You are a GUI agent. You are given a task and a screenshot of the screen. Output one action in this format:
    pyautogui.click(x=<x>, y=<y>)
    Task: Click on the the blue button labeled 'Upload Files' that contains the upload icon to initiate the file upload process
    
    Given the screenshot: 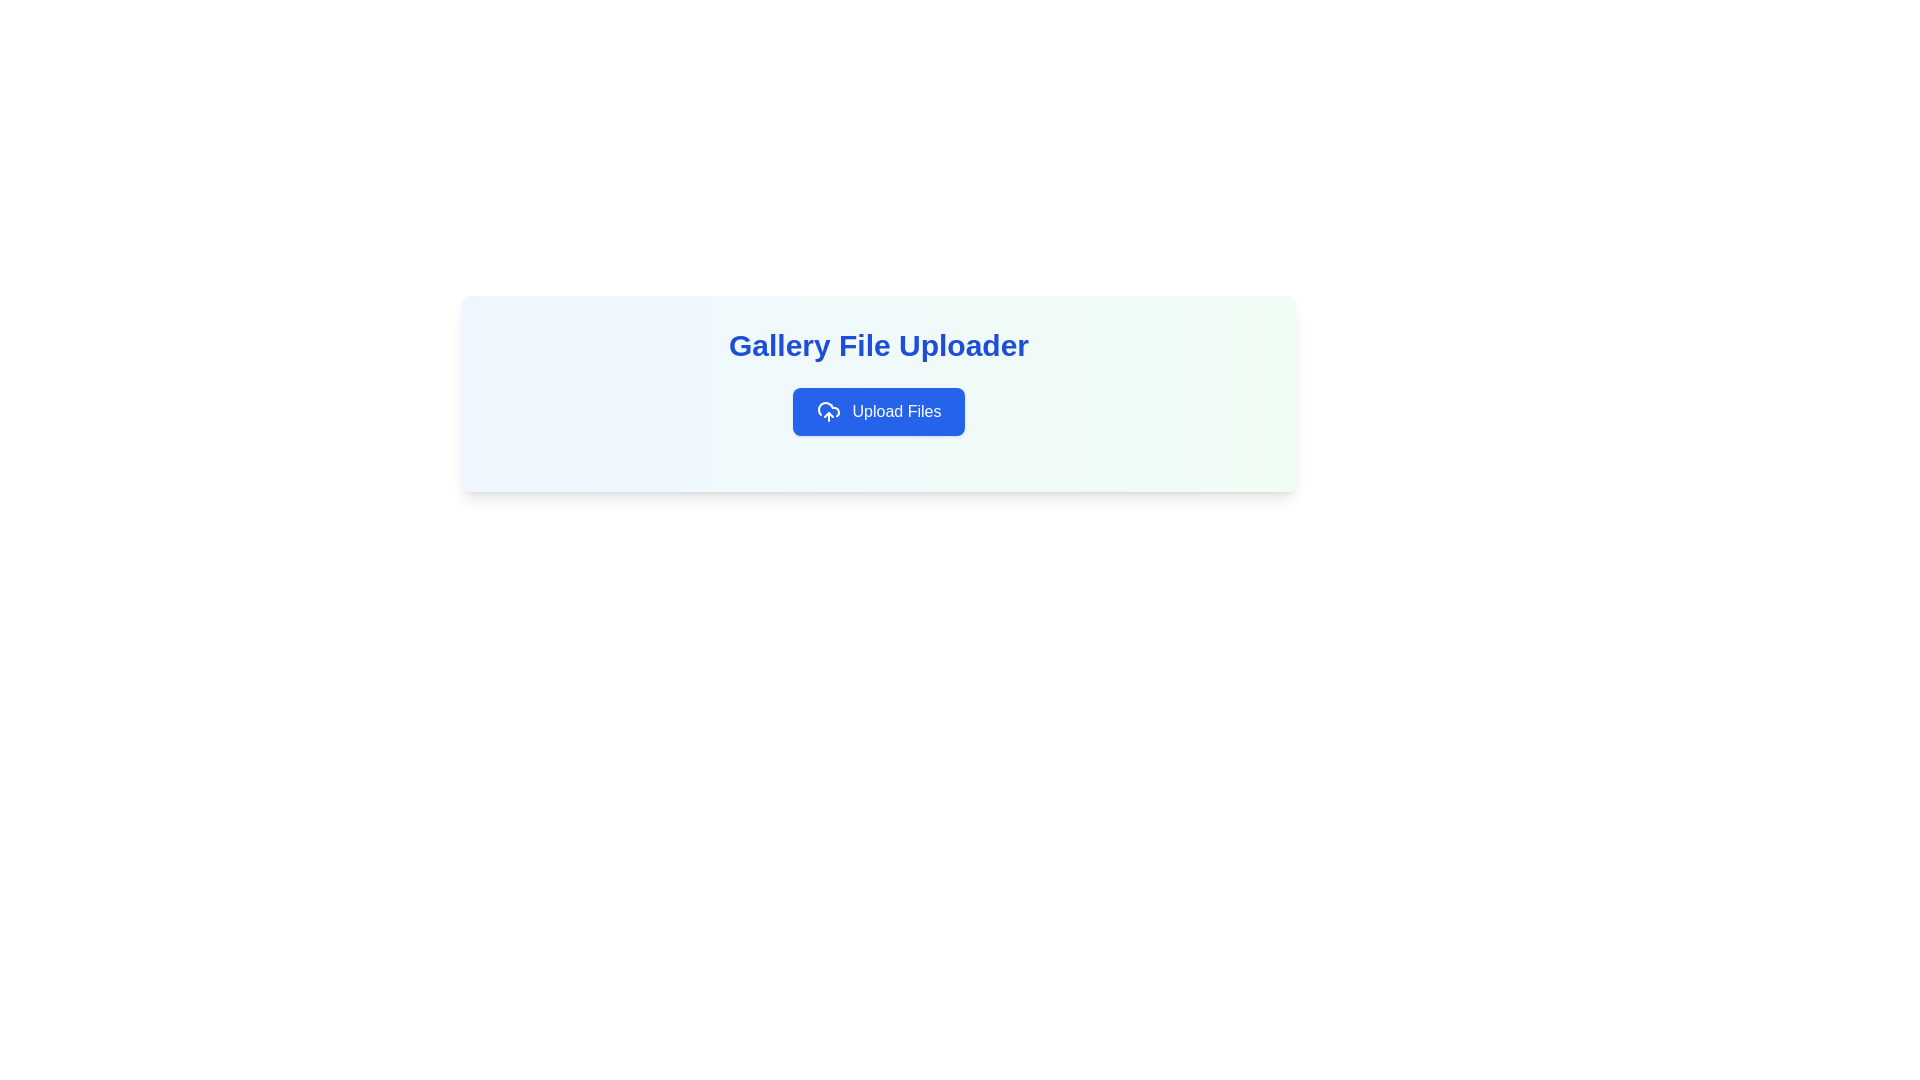 What is the action you would take?
    pyautogui.click(x=828, y=411)
    